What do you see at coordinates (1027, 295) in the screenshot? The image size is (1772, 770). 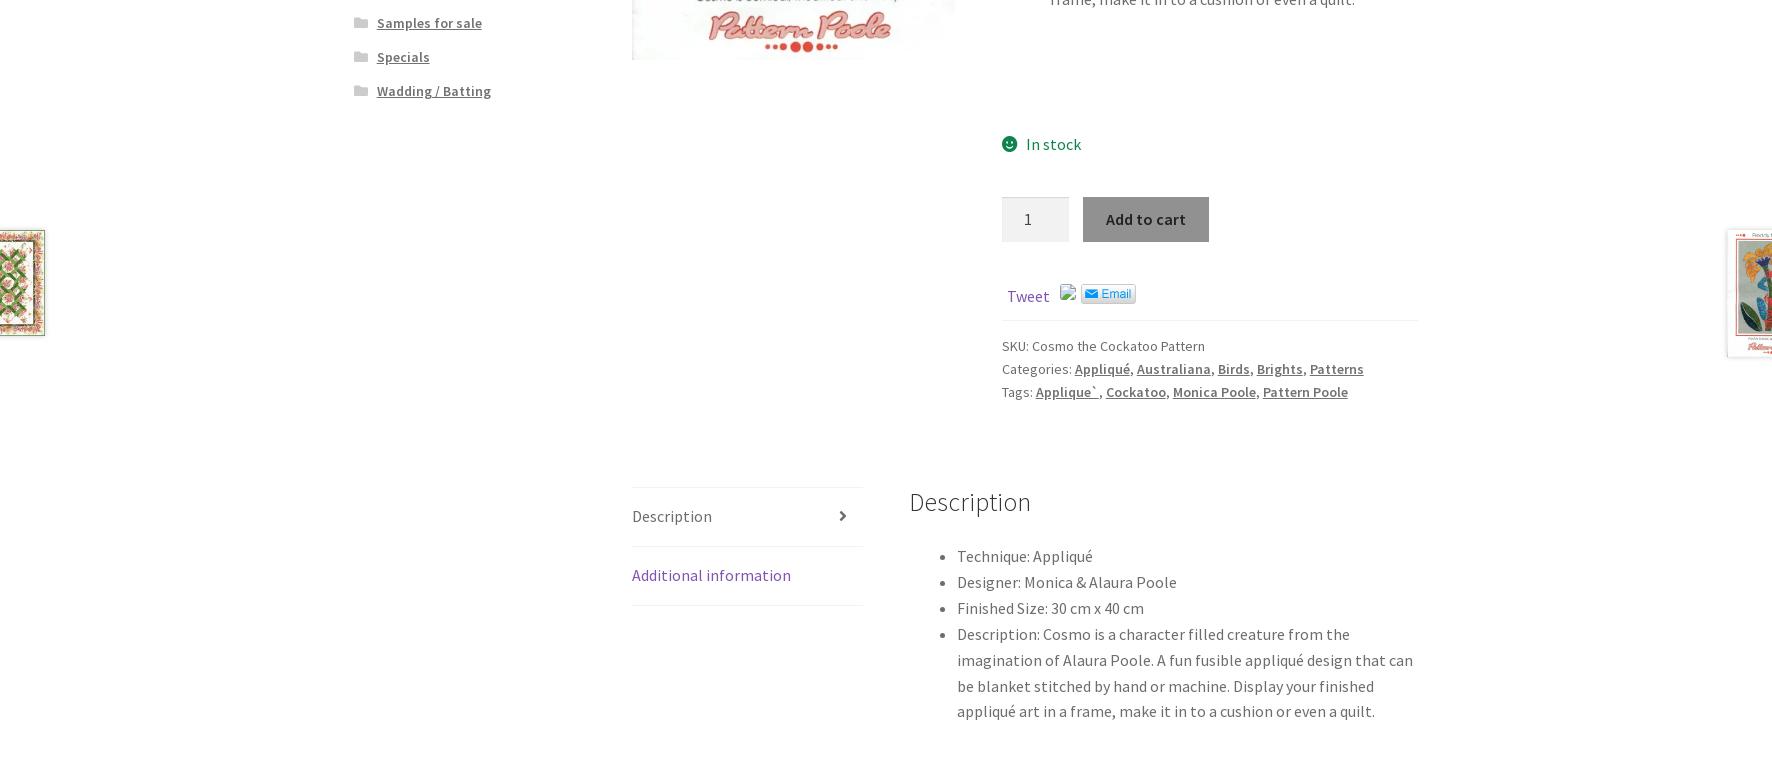 I see `'Tweet'` at bounding box center [1027, 295].